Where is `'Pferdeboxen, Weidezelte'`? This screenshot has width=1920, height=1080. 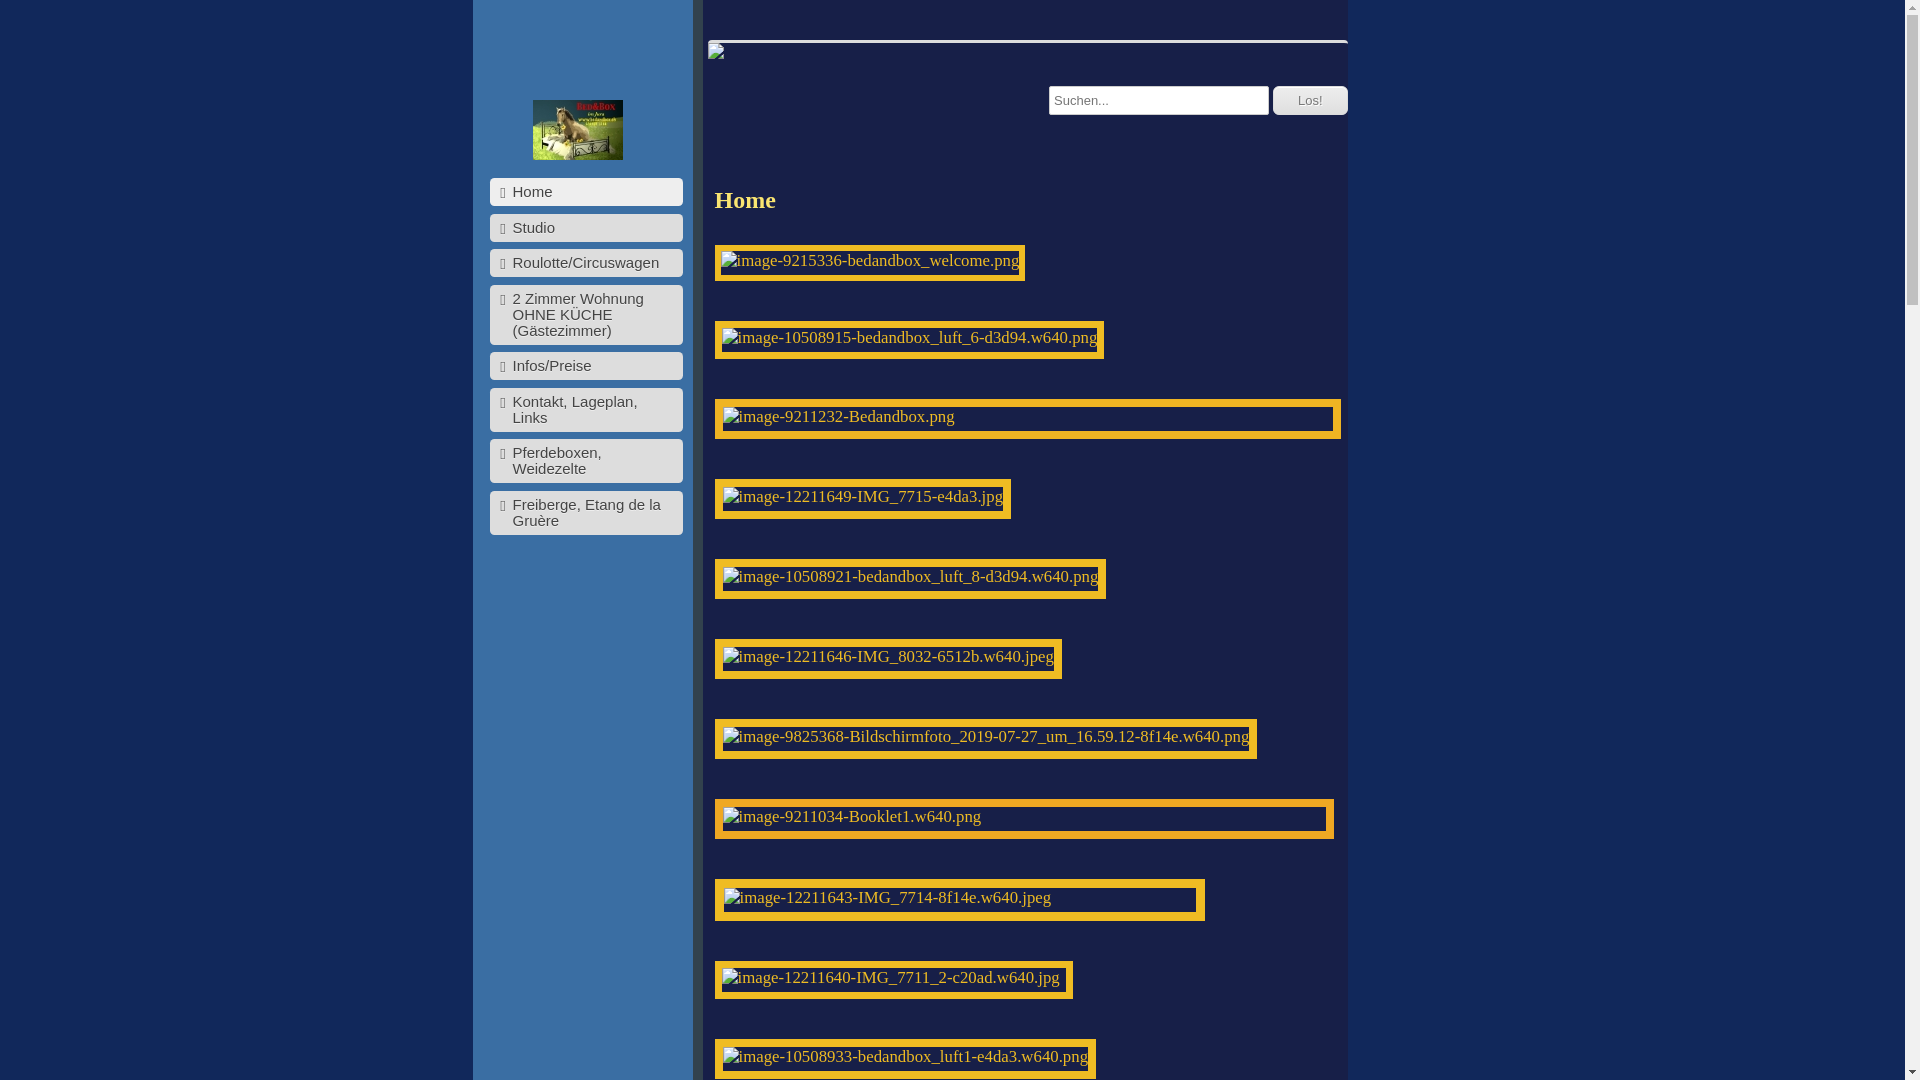 'Pferdeboxen, Weidezelte' is located at coordinates (585, 461).